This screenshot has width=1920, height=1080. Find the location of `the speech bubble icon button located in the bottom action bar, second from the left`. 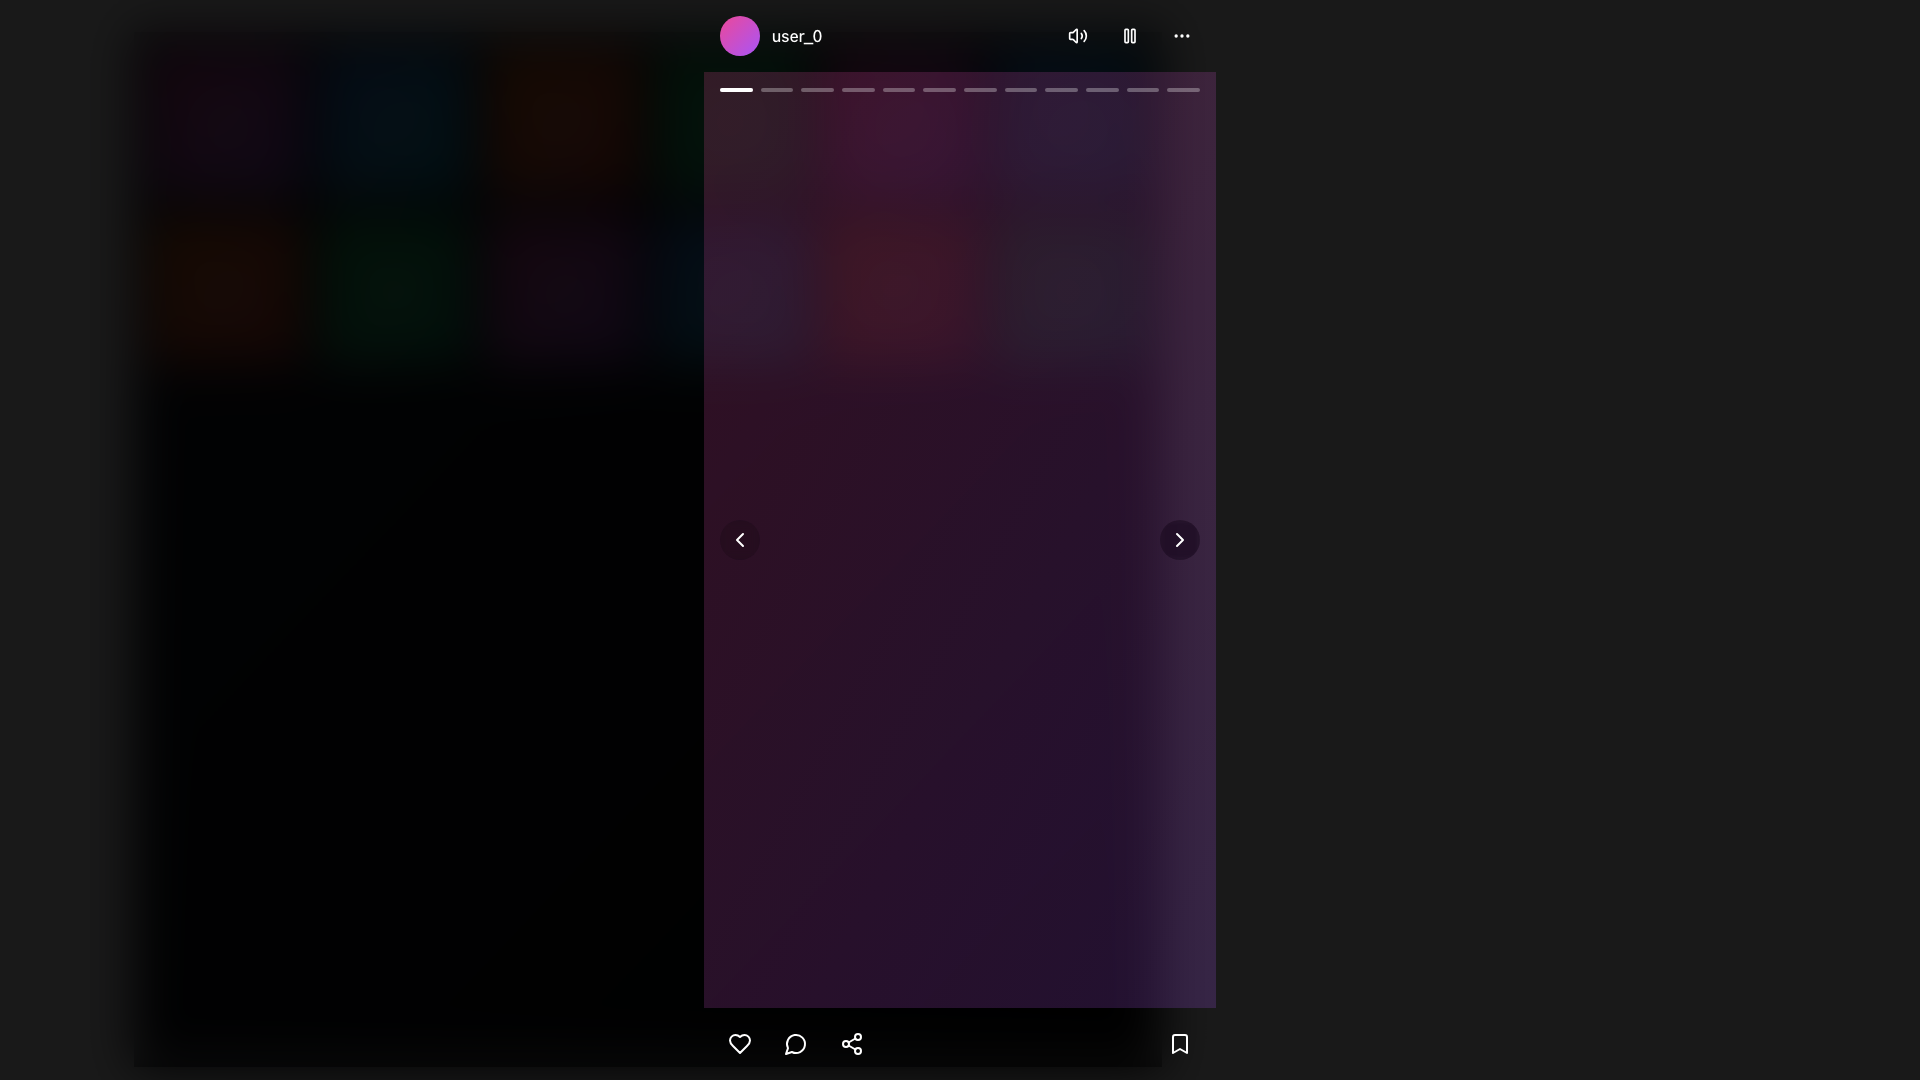

the speech bubble icon button located in the bottom action bar, second from the left is located at coordinates (794, 1043).